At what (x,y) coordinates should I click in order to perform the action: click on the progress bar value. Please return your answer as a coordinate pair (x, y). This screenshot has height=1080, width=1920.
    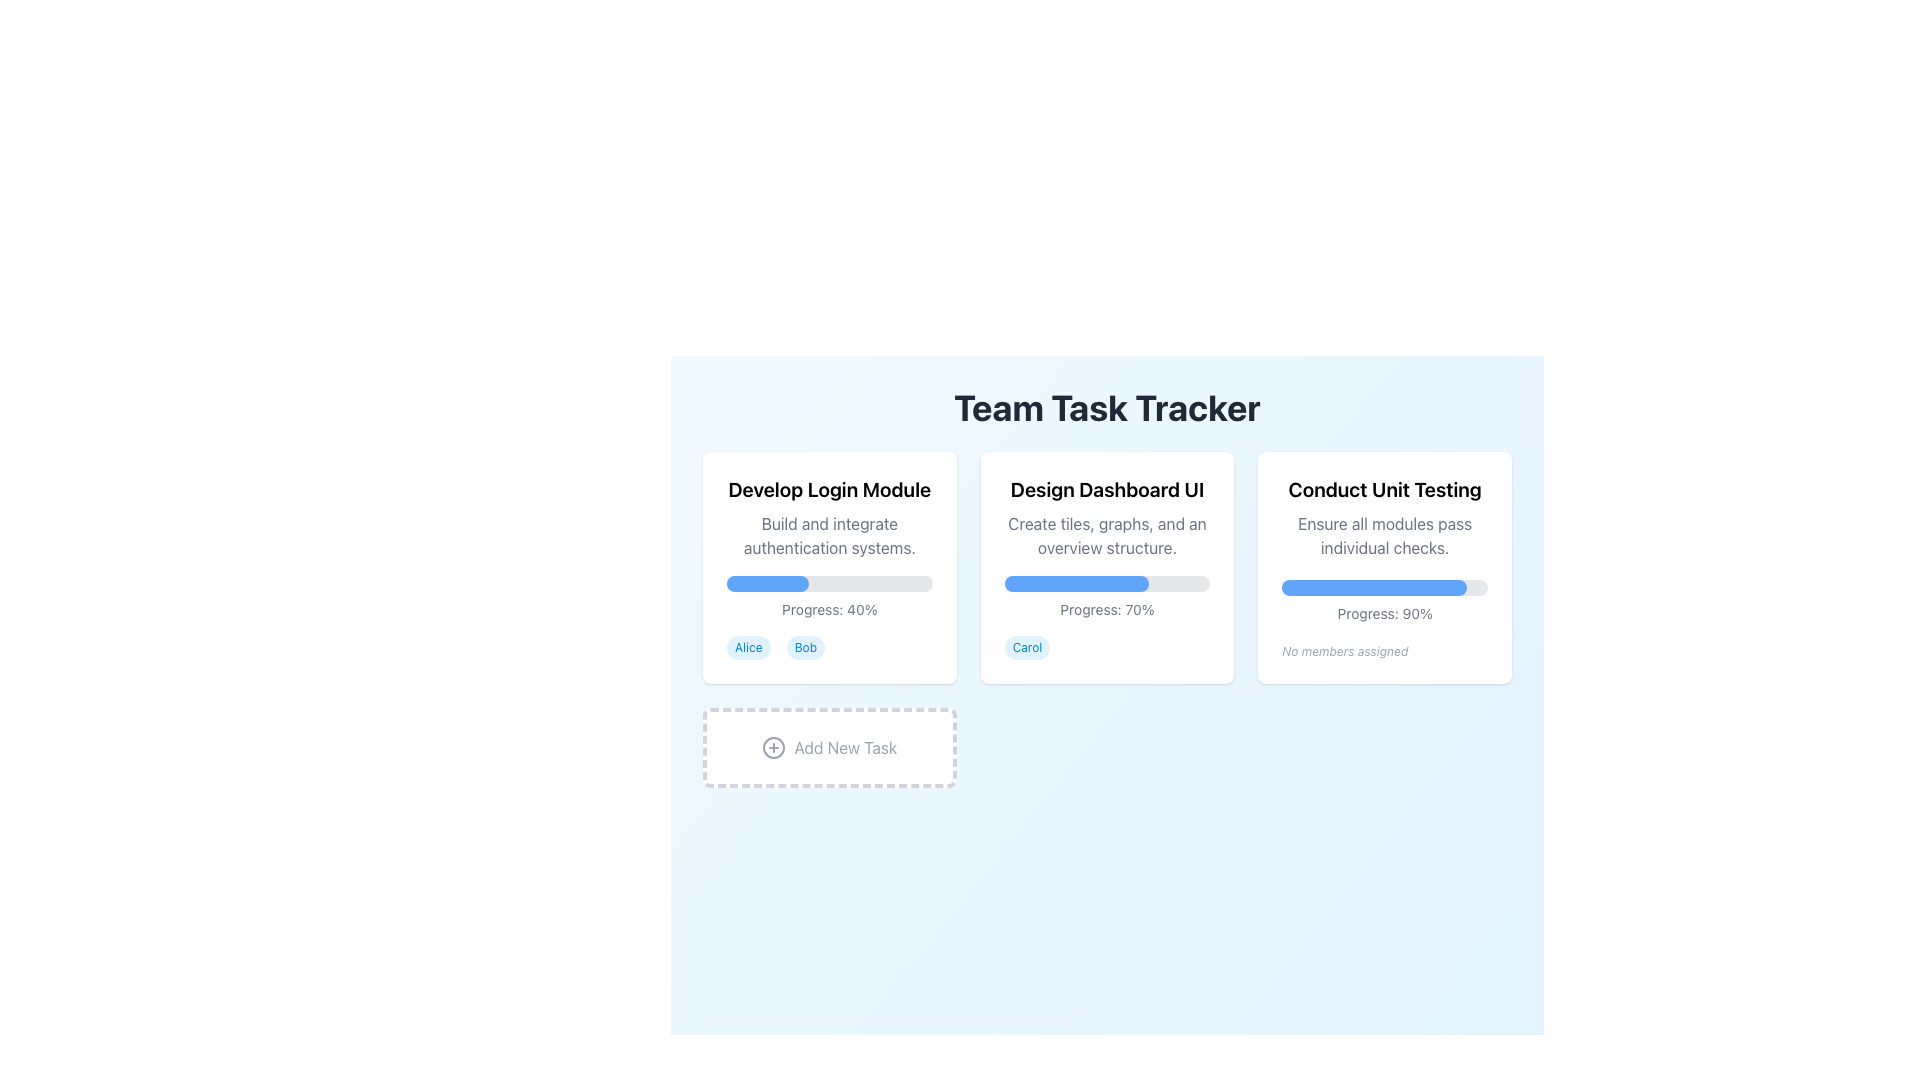
    Looking at the image, I should click on (794, 583).